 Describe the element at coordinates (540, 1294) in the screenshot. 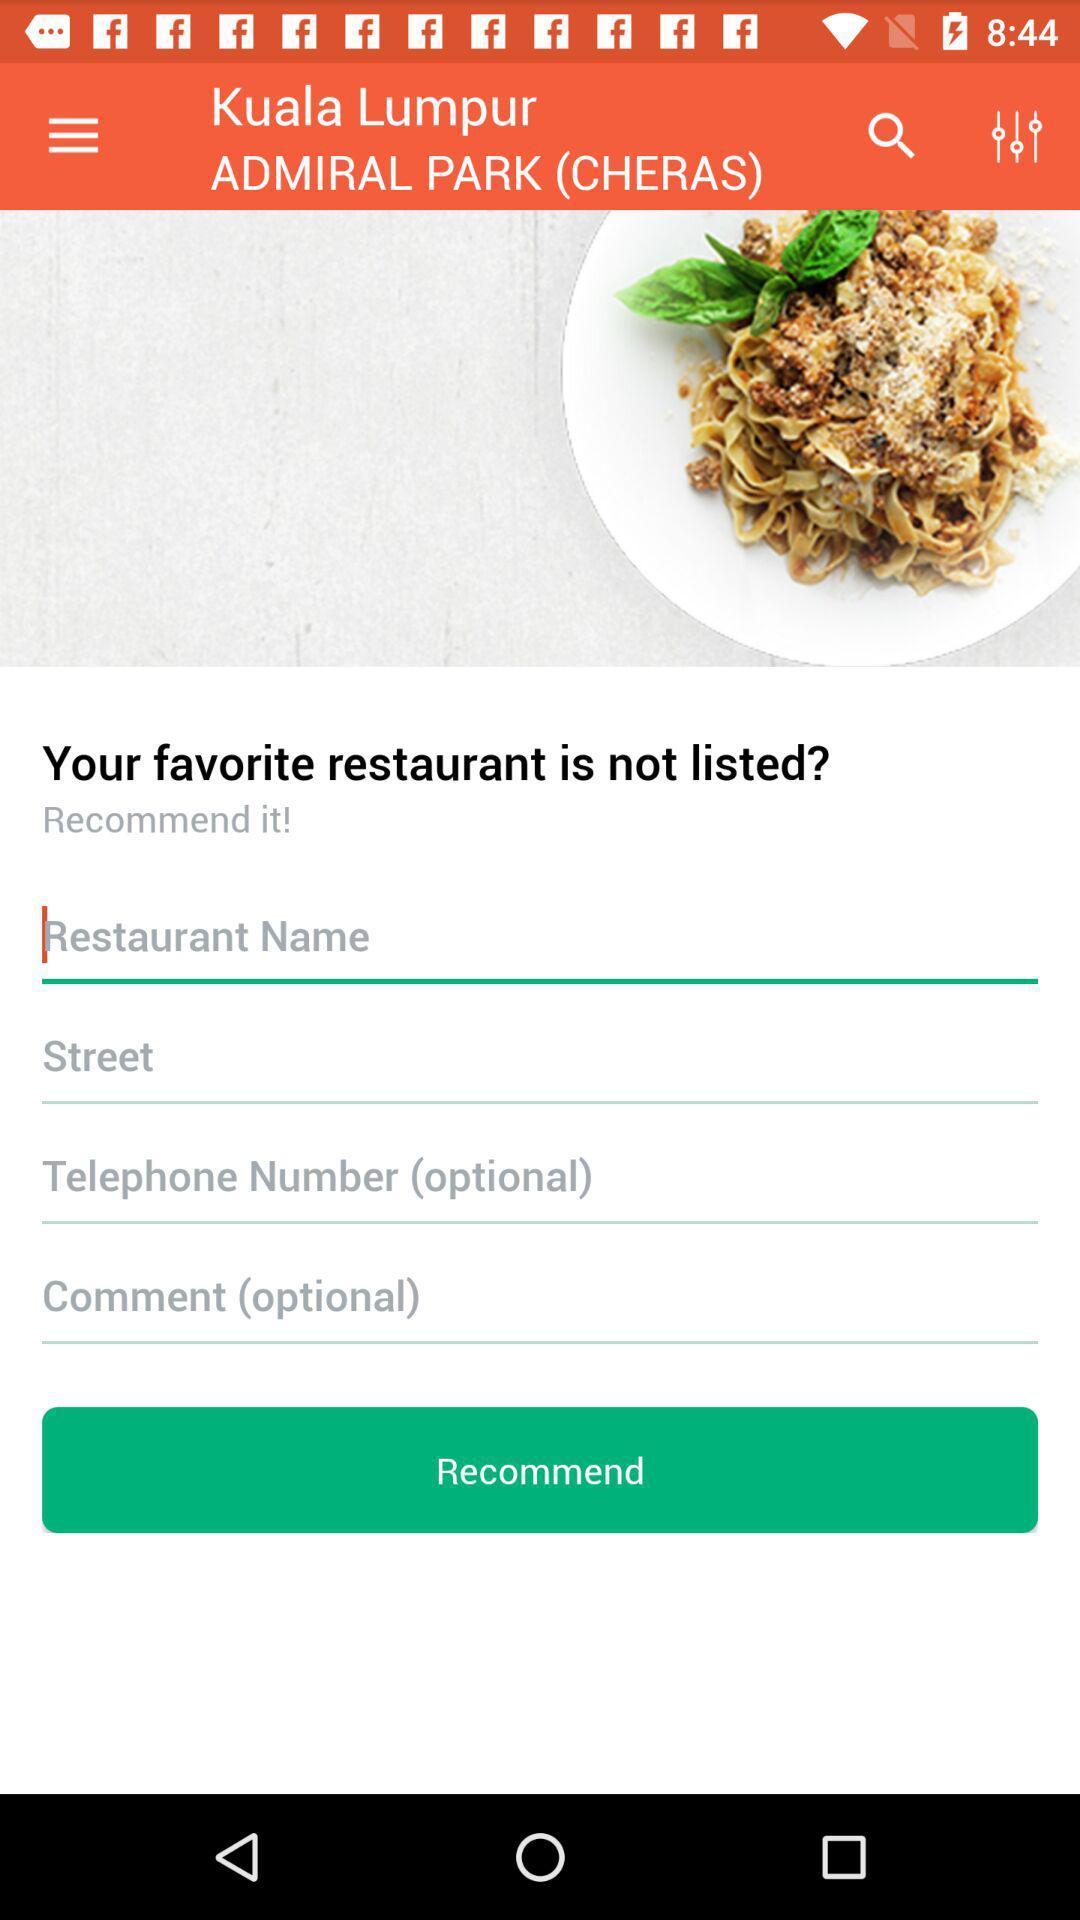

I see `type a comment` at that location.